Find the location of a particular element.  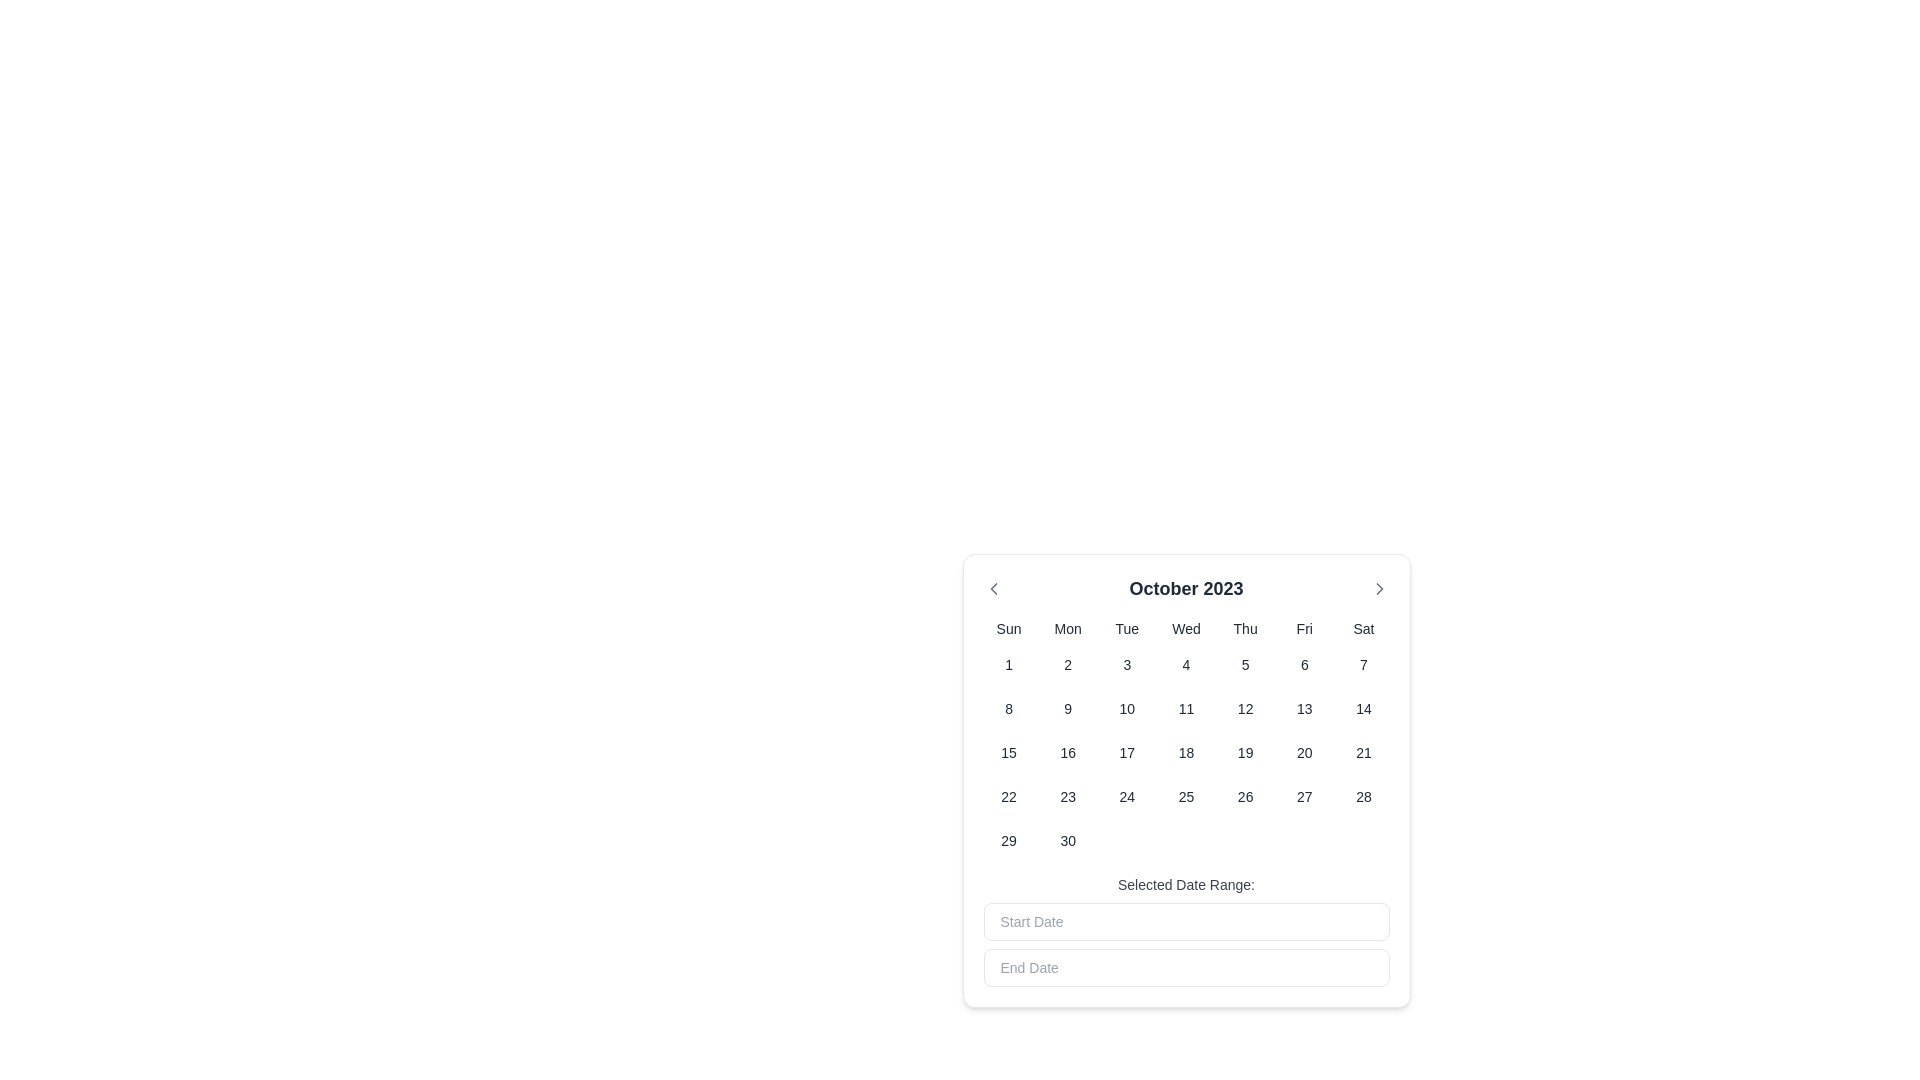

the rectangular button labeled '27' located in the sixth column of the last row of a calendar grid is located at coordinates (1304, 796).